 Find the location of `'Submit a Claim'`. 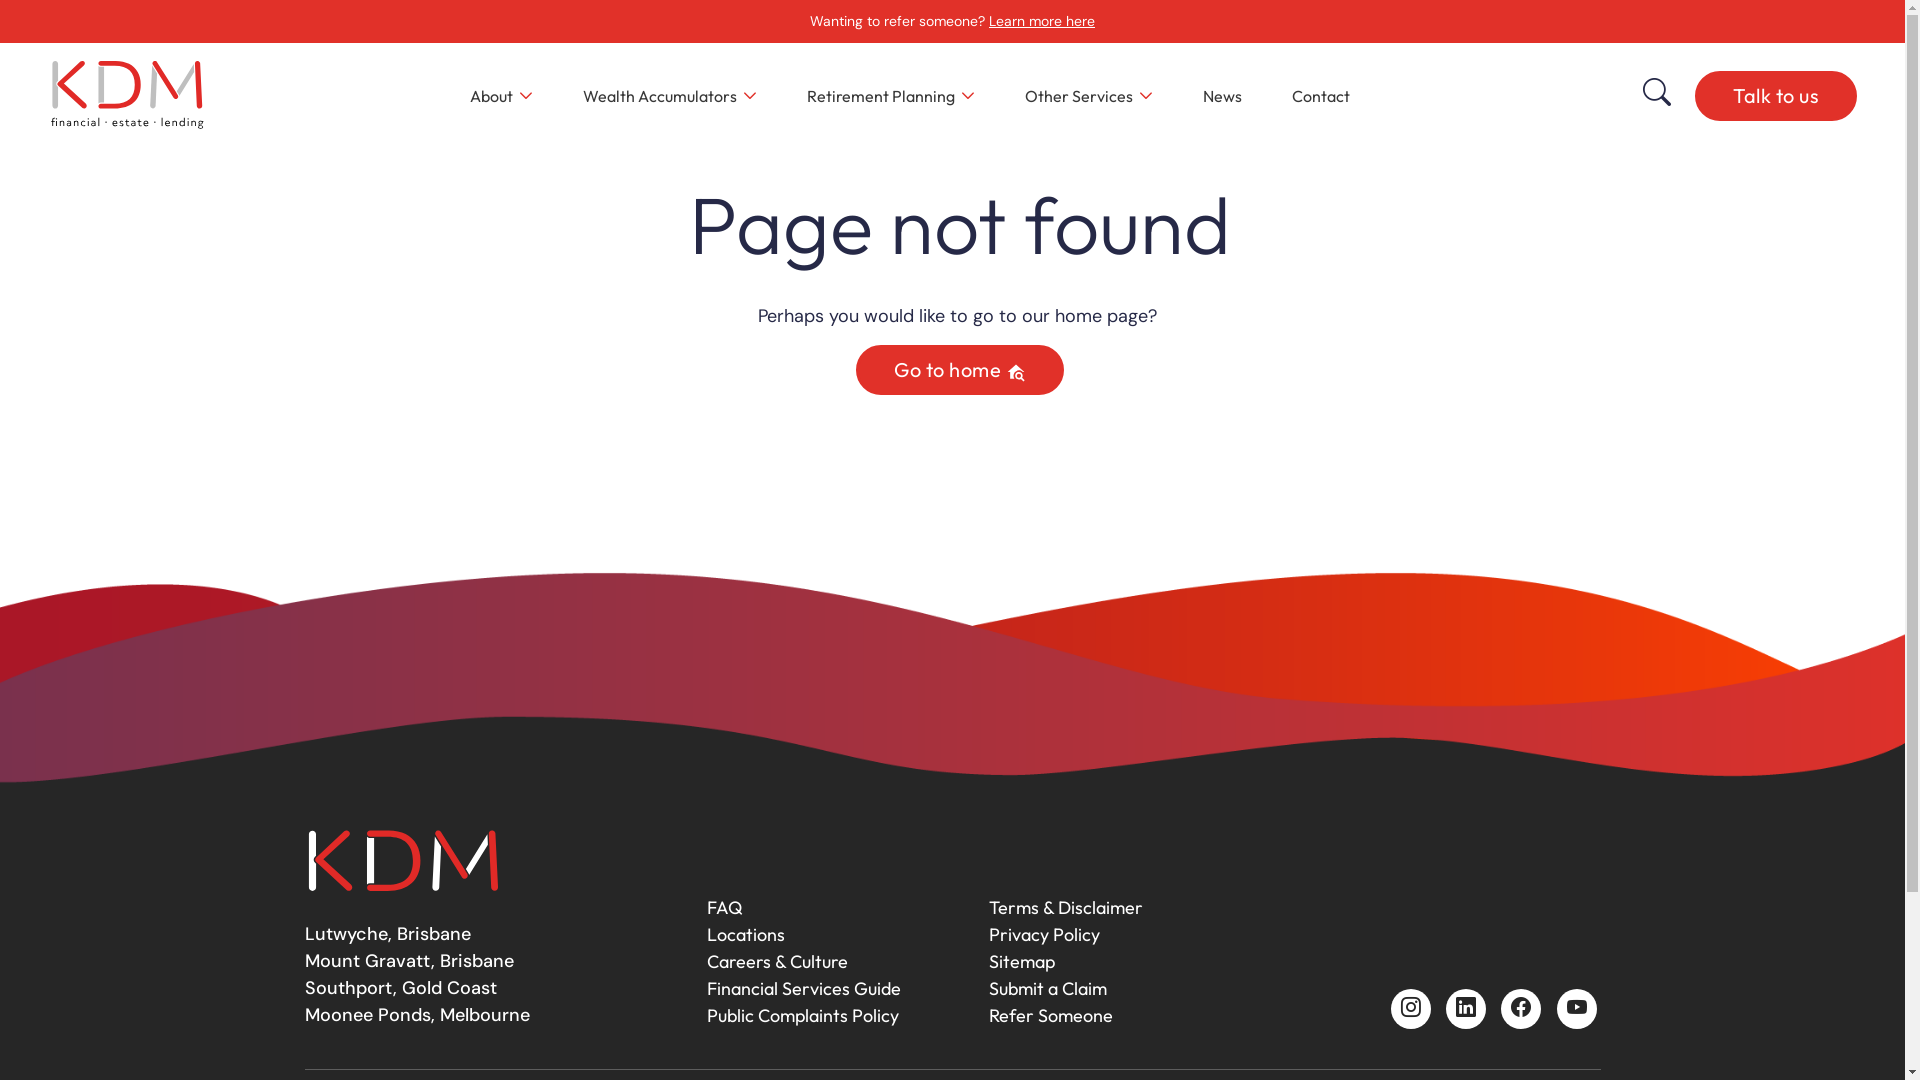

'Submit a Claim' is located at coordinates (1045, 987).